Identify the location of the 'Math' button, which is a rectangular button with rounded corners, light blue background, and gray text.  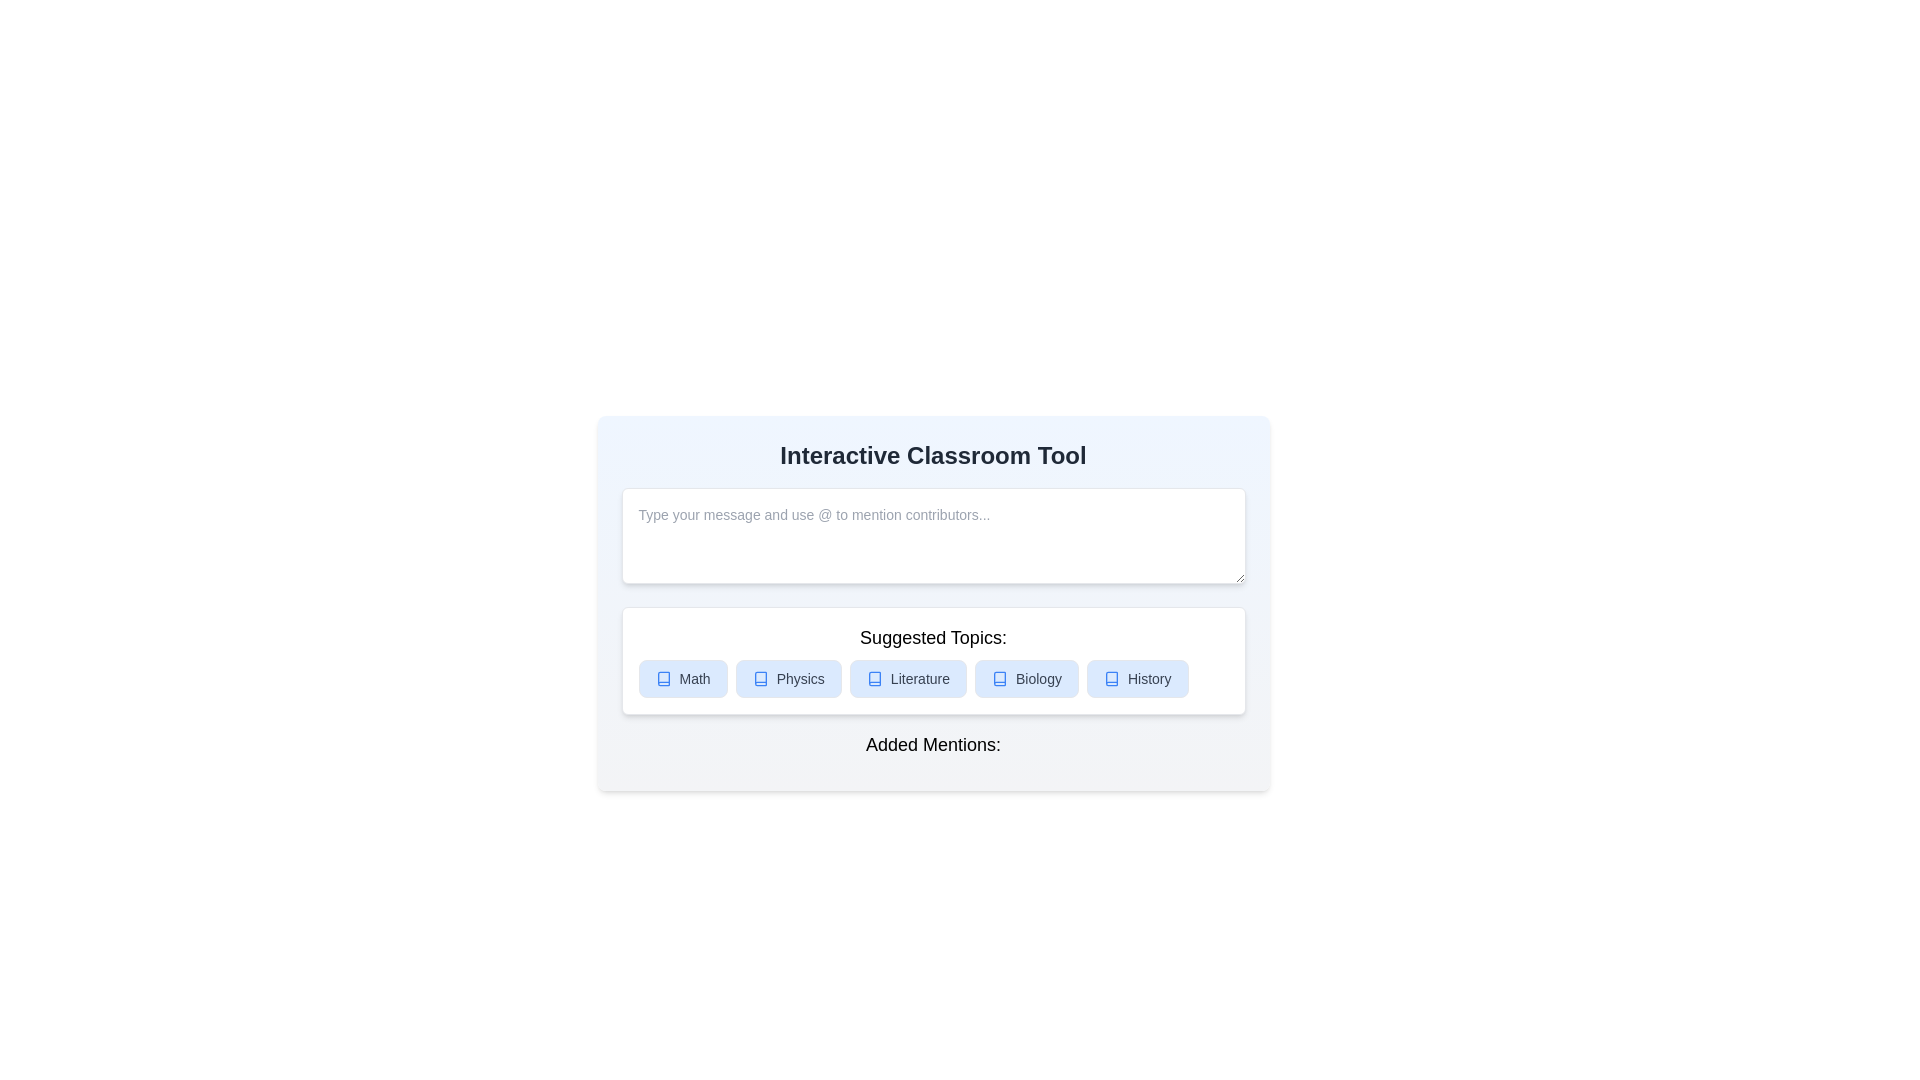
(683, 677).